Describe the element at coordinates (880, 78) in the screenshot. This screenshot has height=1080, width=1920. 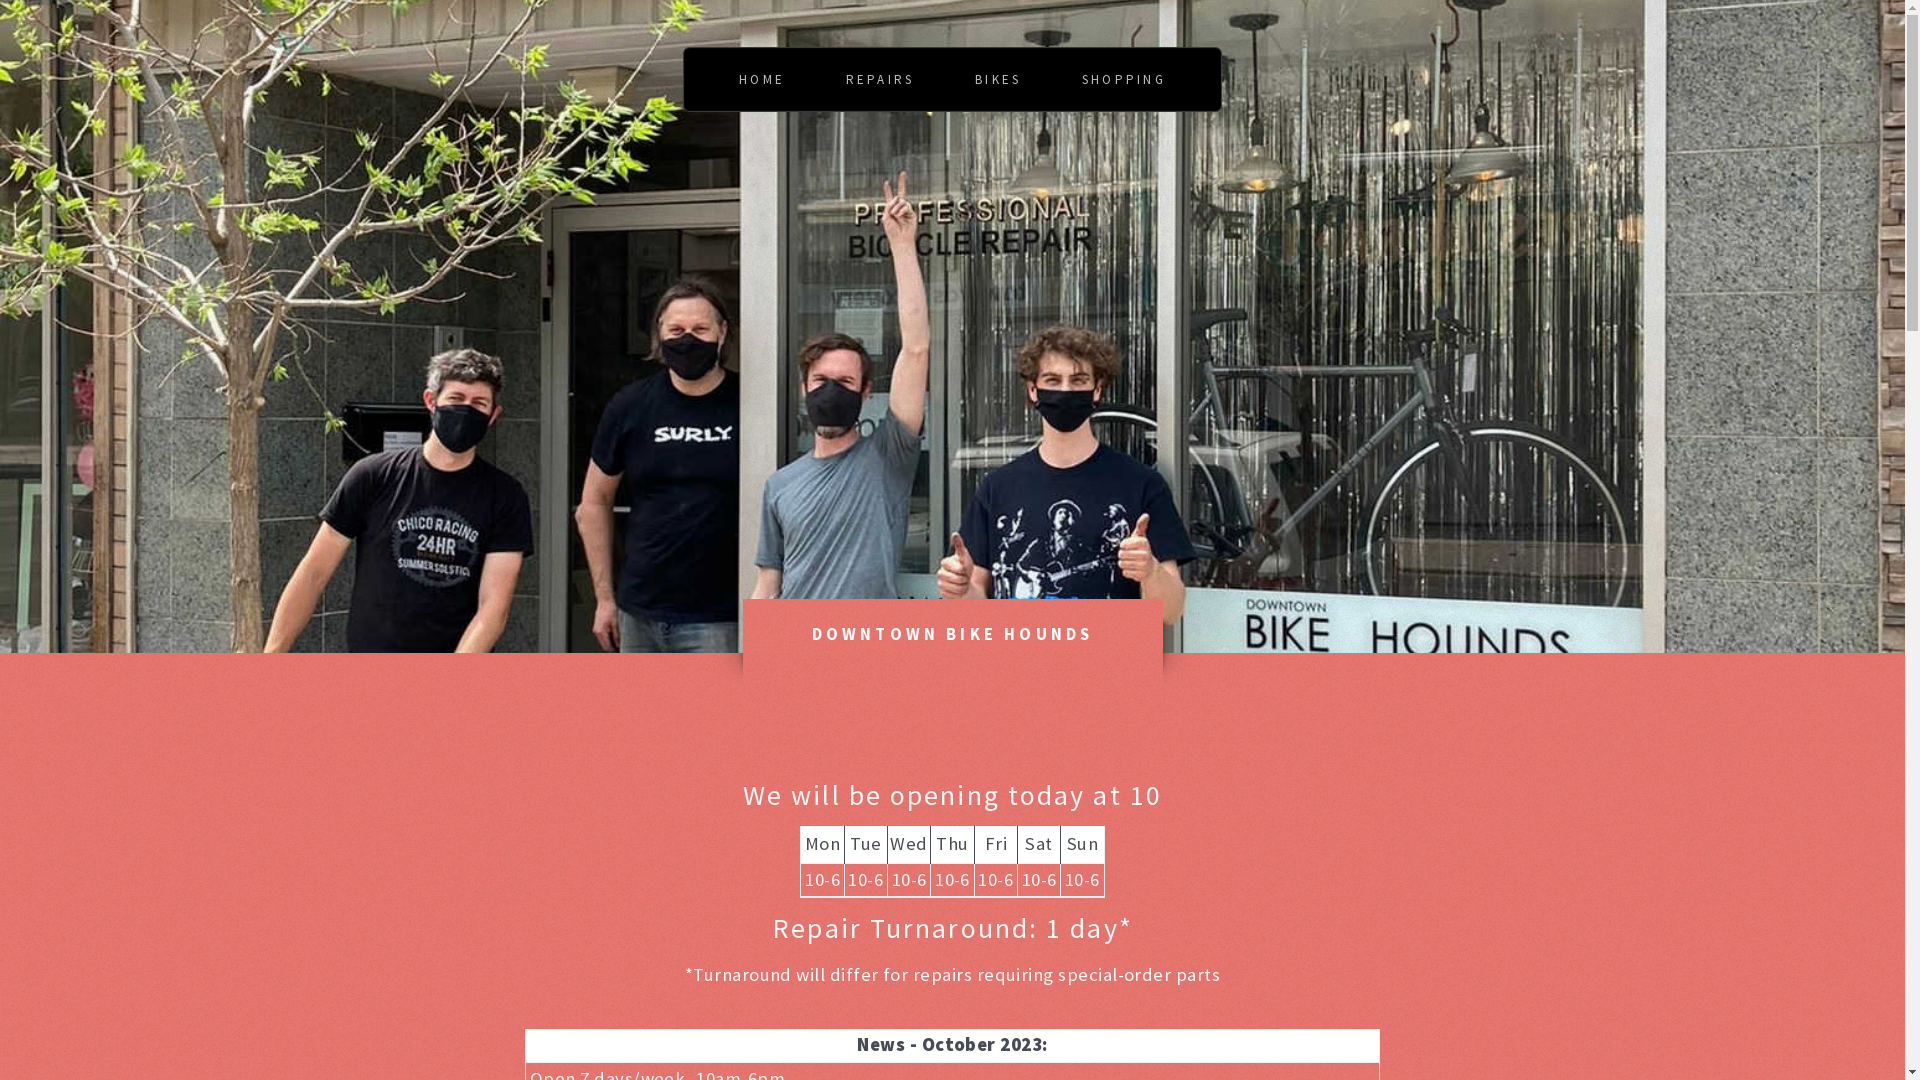
I see `'REPAIRS'` at that location.